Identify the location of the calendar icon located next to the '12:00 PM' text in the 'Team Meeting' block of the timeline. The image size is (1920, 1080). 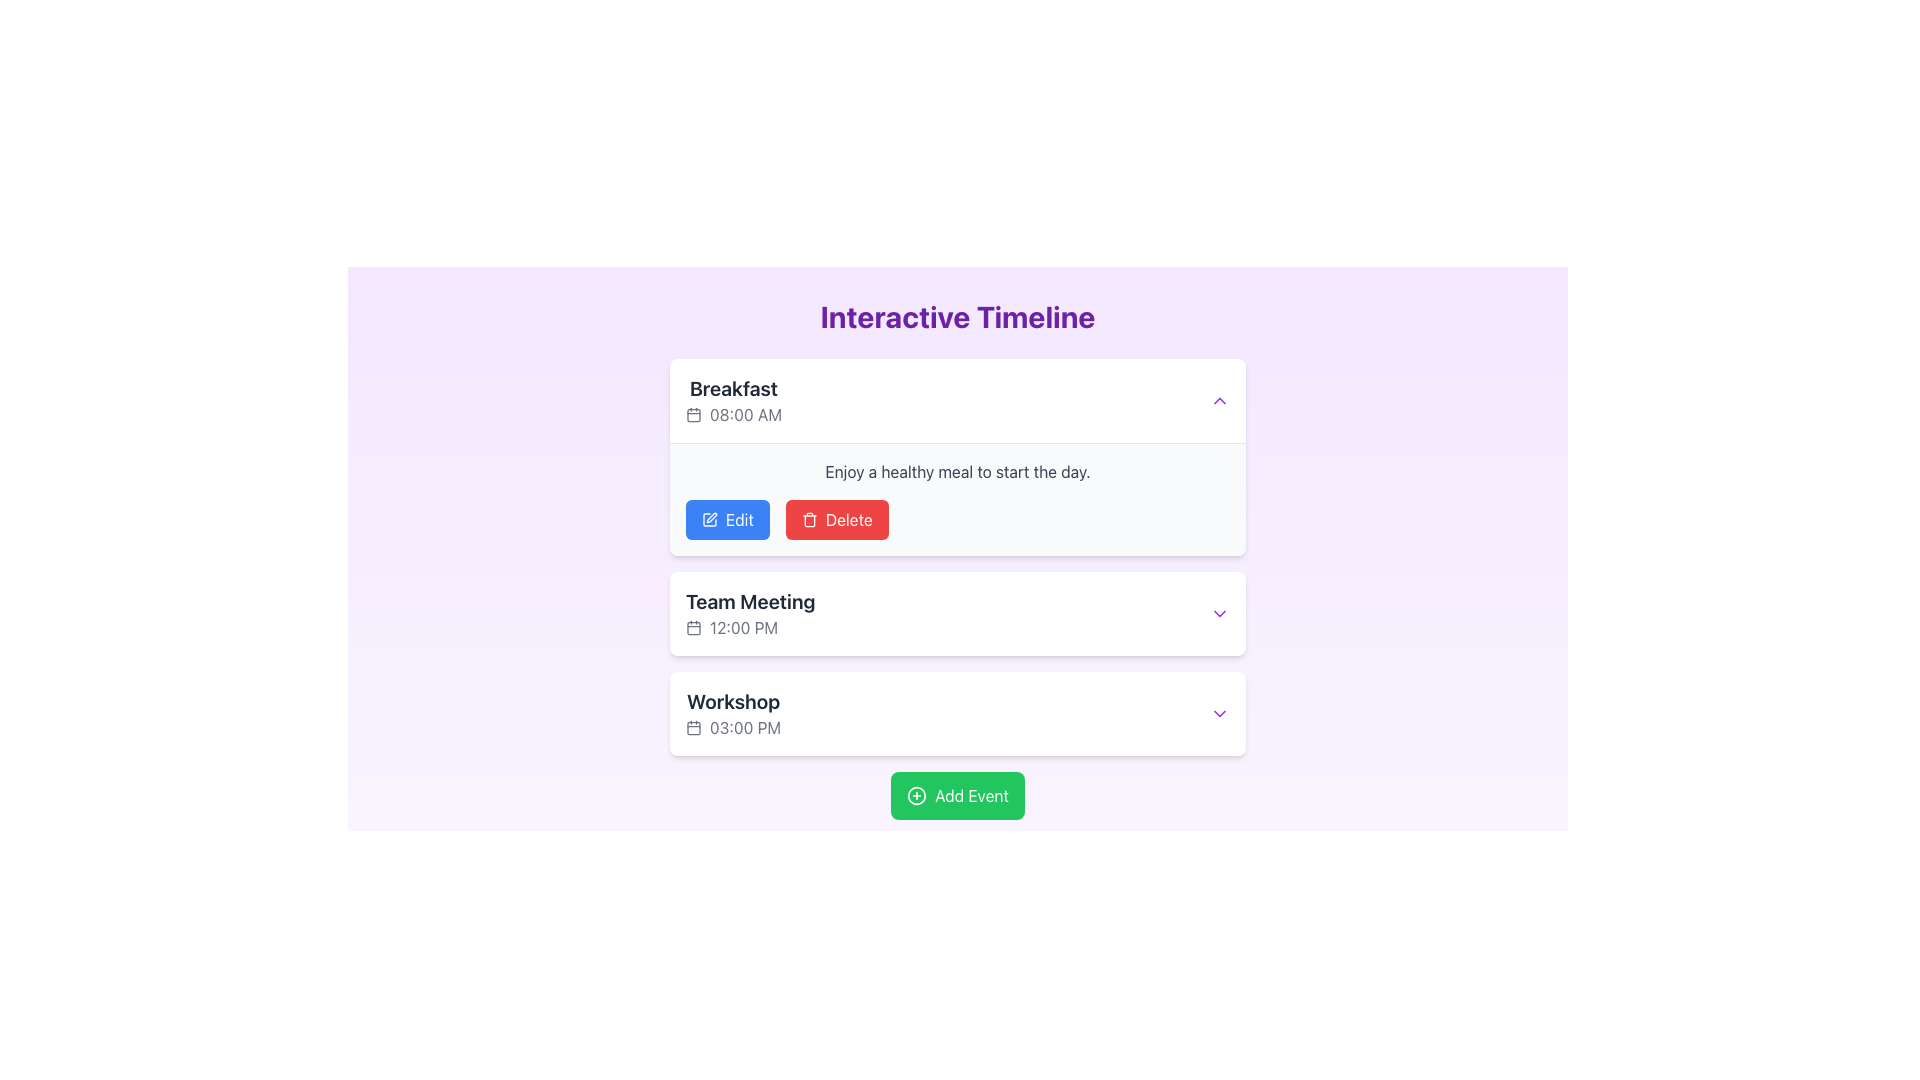
(694, 627).